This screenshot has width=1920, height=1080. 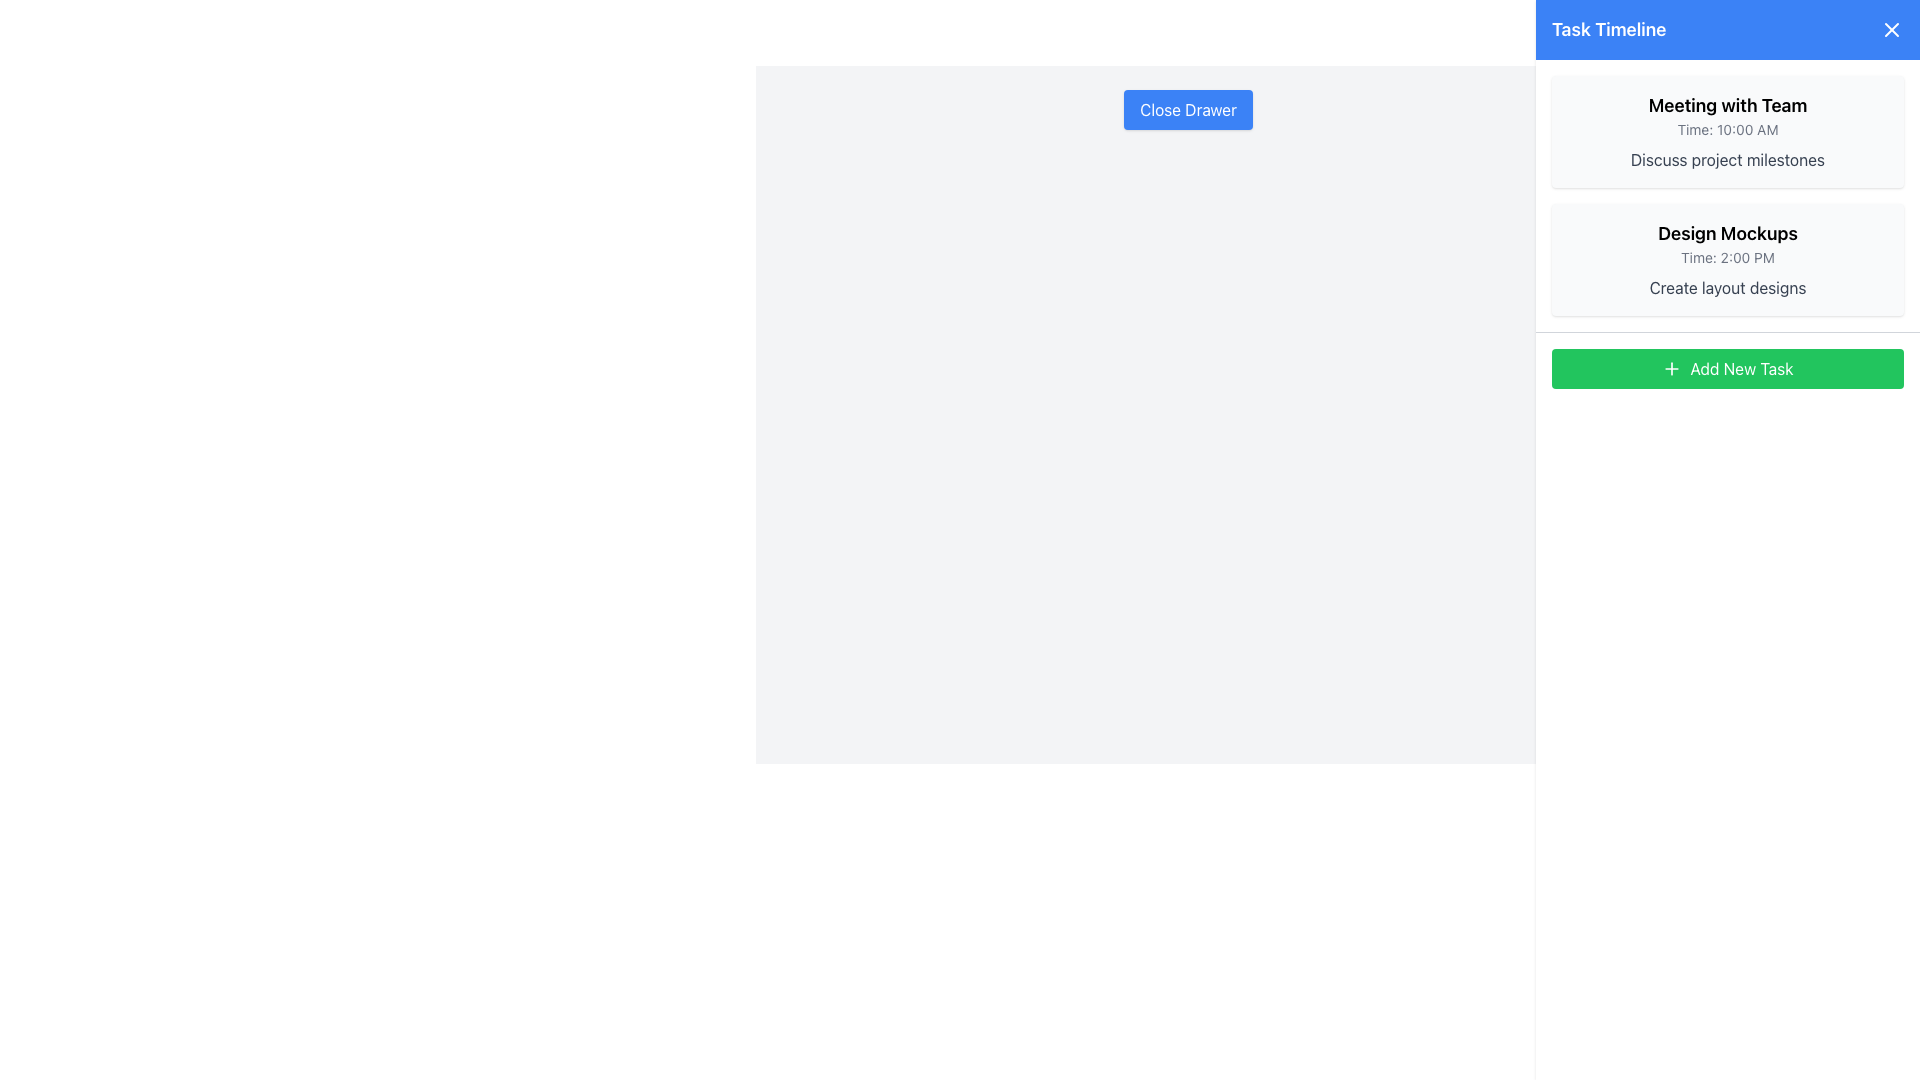 I want to click on bold text 'Design Mockups' which is prominently displayed in the task card located in the 'Task Timeline' section, so click(x=1727, y=233).